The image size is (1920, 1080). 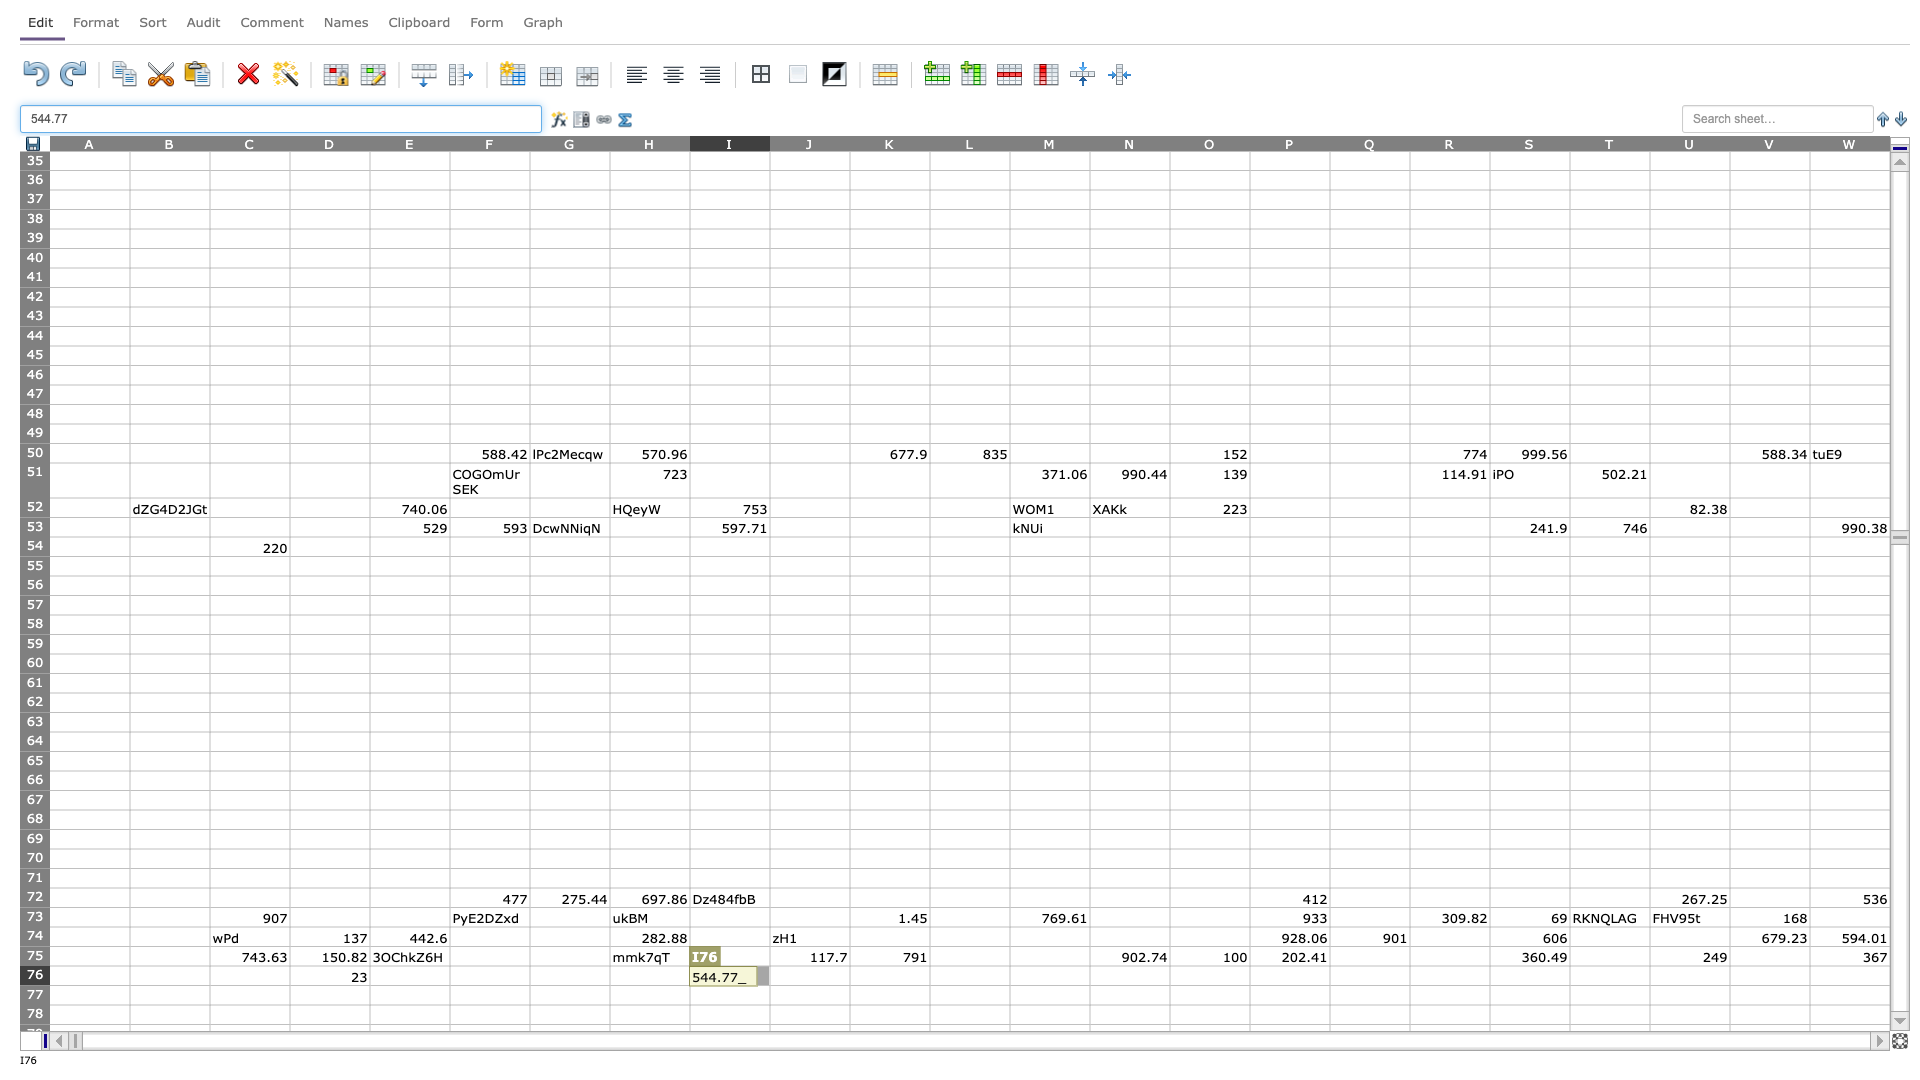 What do you see at coordinates (768, 964) in the screenshot?
I see `Top left corner of J-76` at bounding box center [768, 964].